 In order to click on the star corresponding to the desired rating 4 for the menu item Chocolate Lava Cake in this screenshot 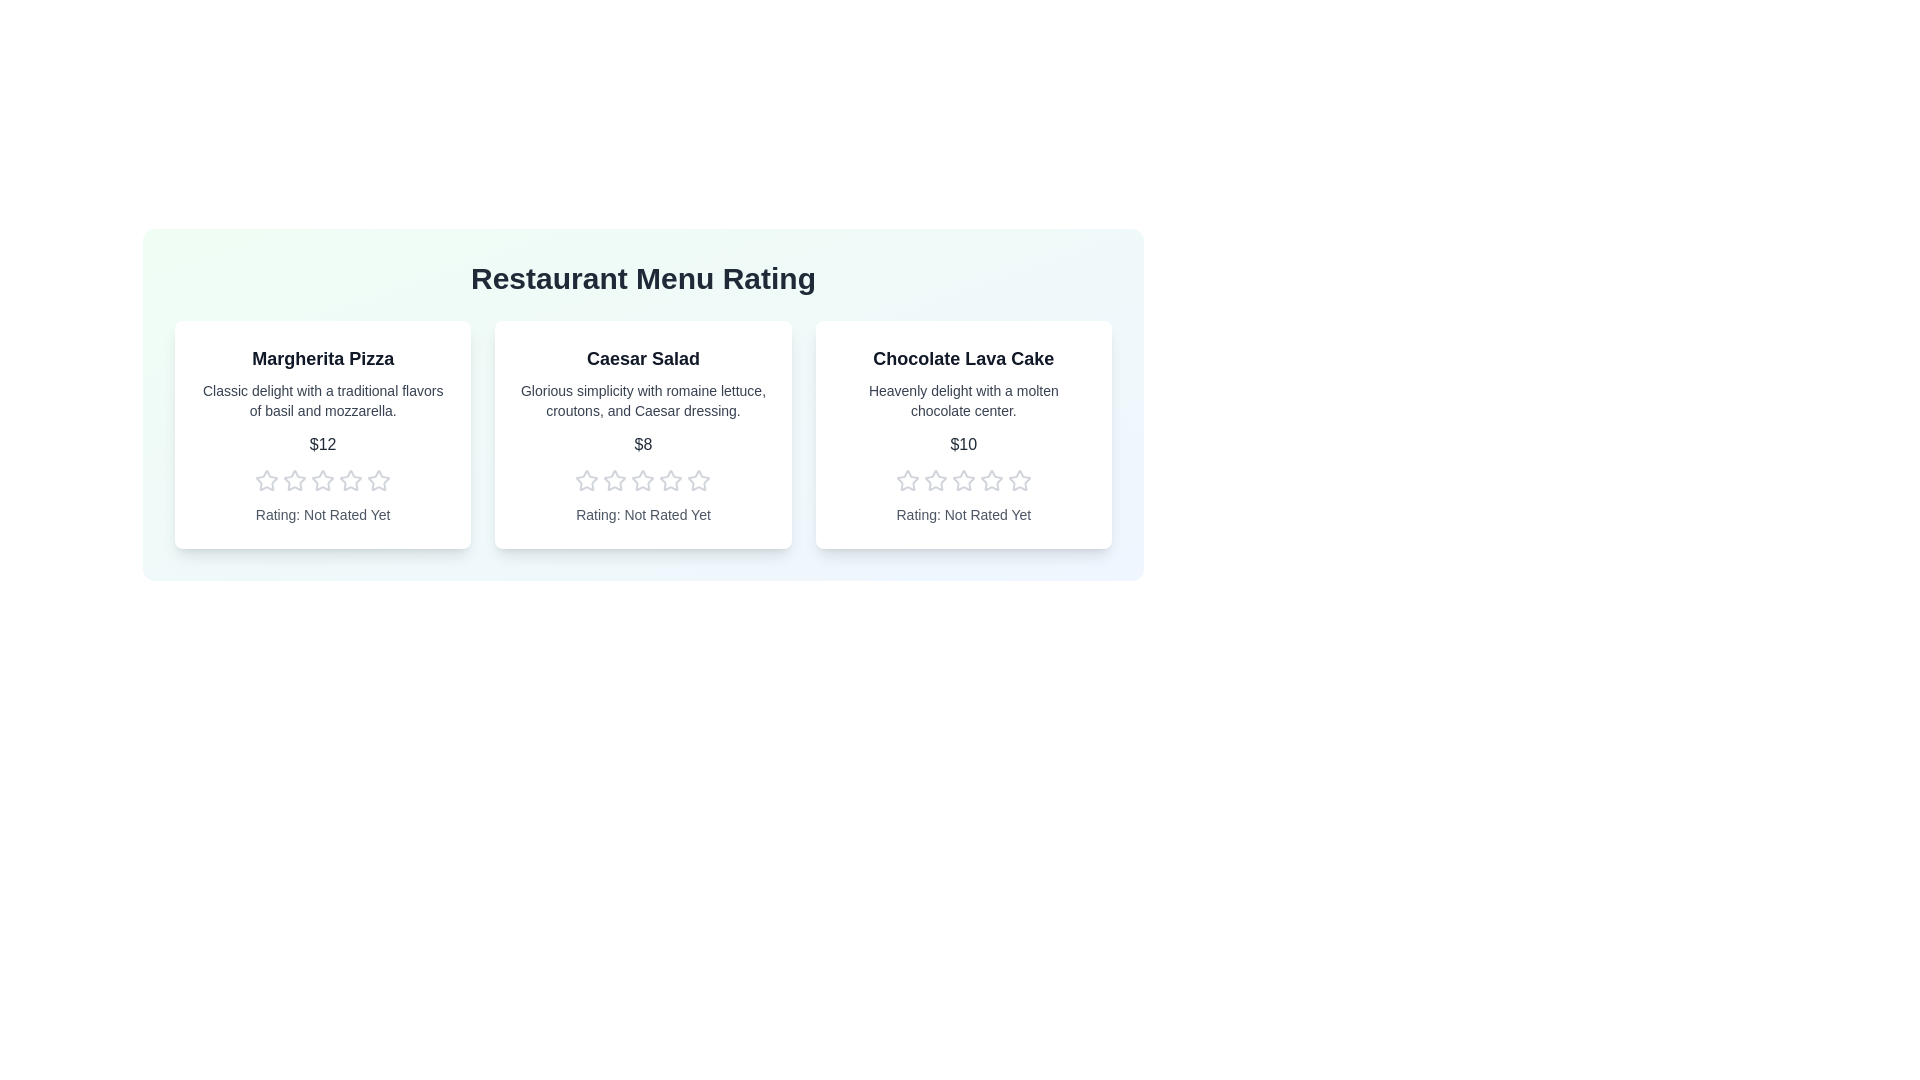, I will do `click(990, 481)`.